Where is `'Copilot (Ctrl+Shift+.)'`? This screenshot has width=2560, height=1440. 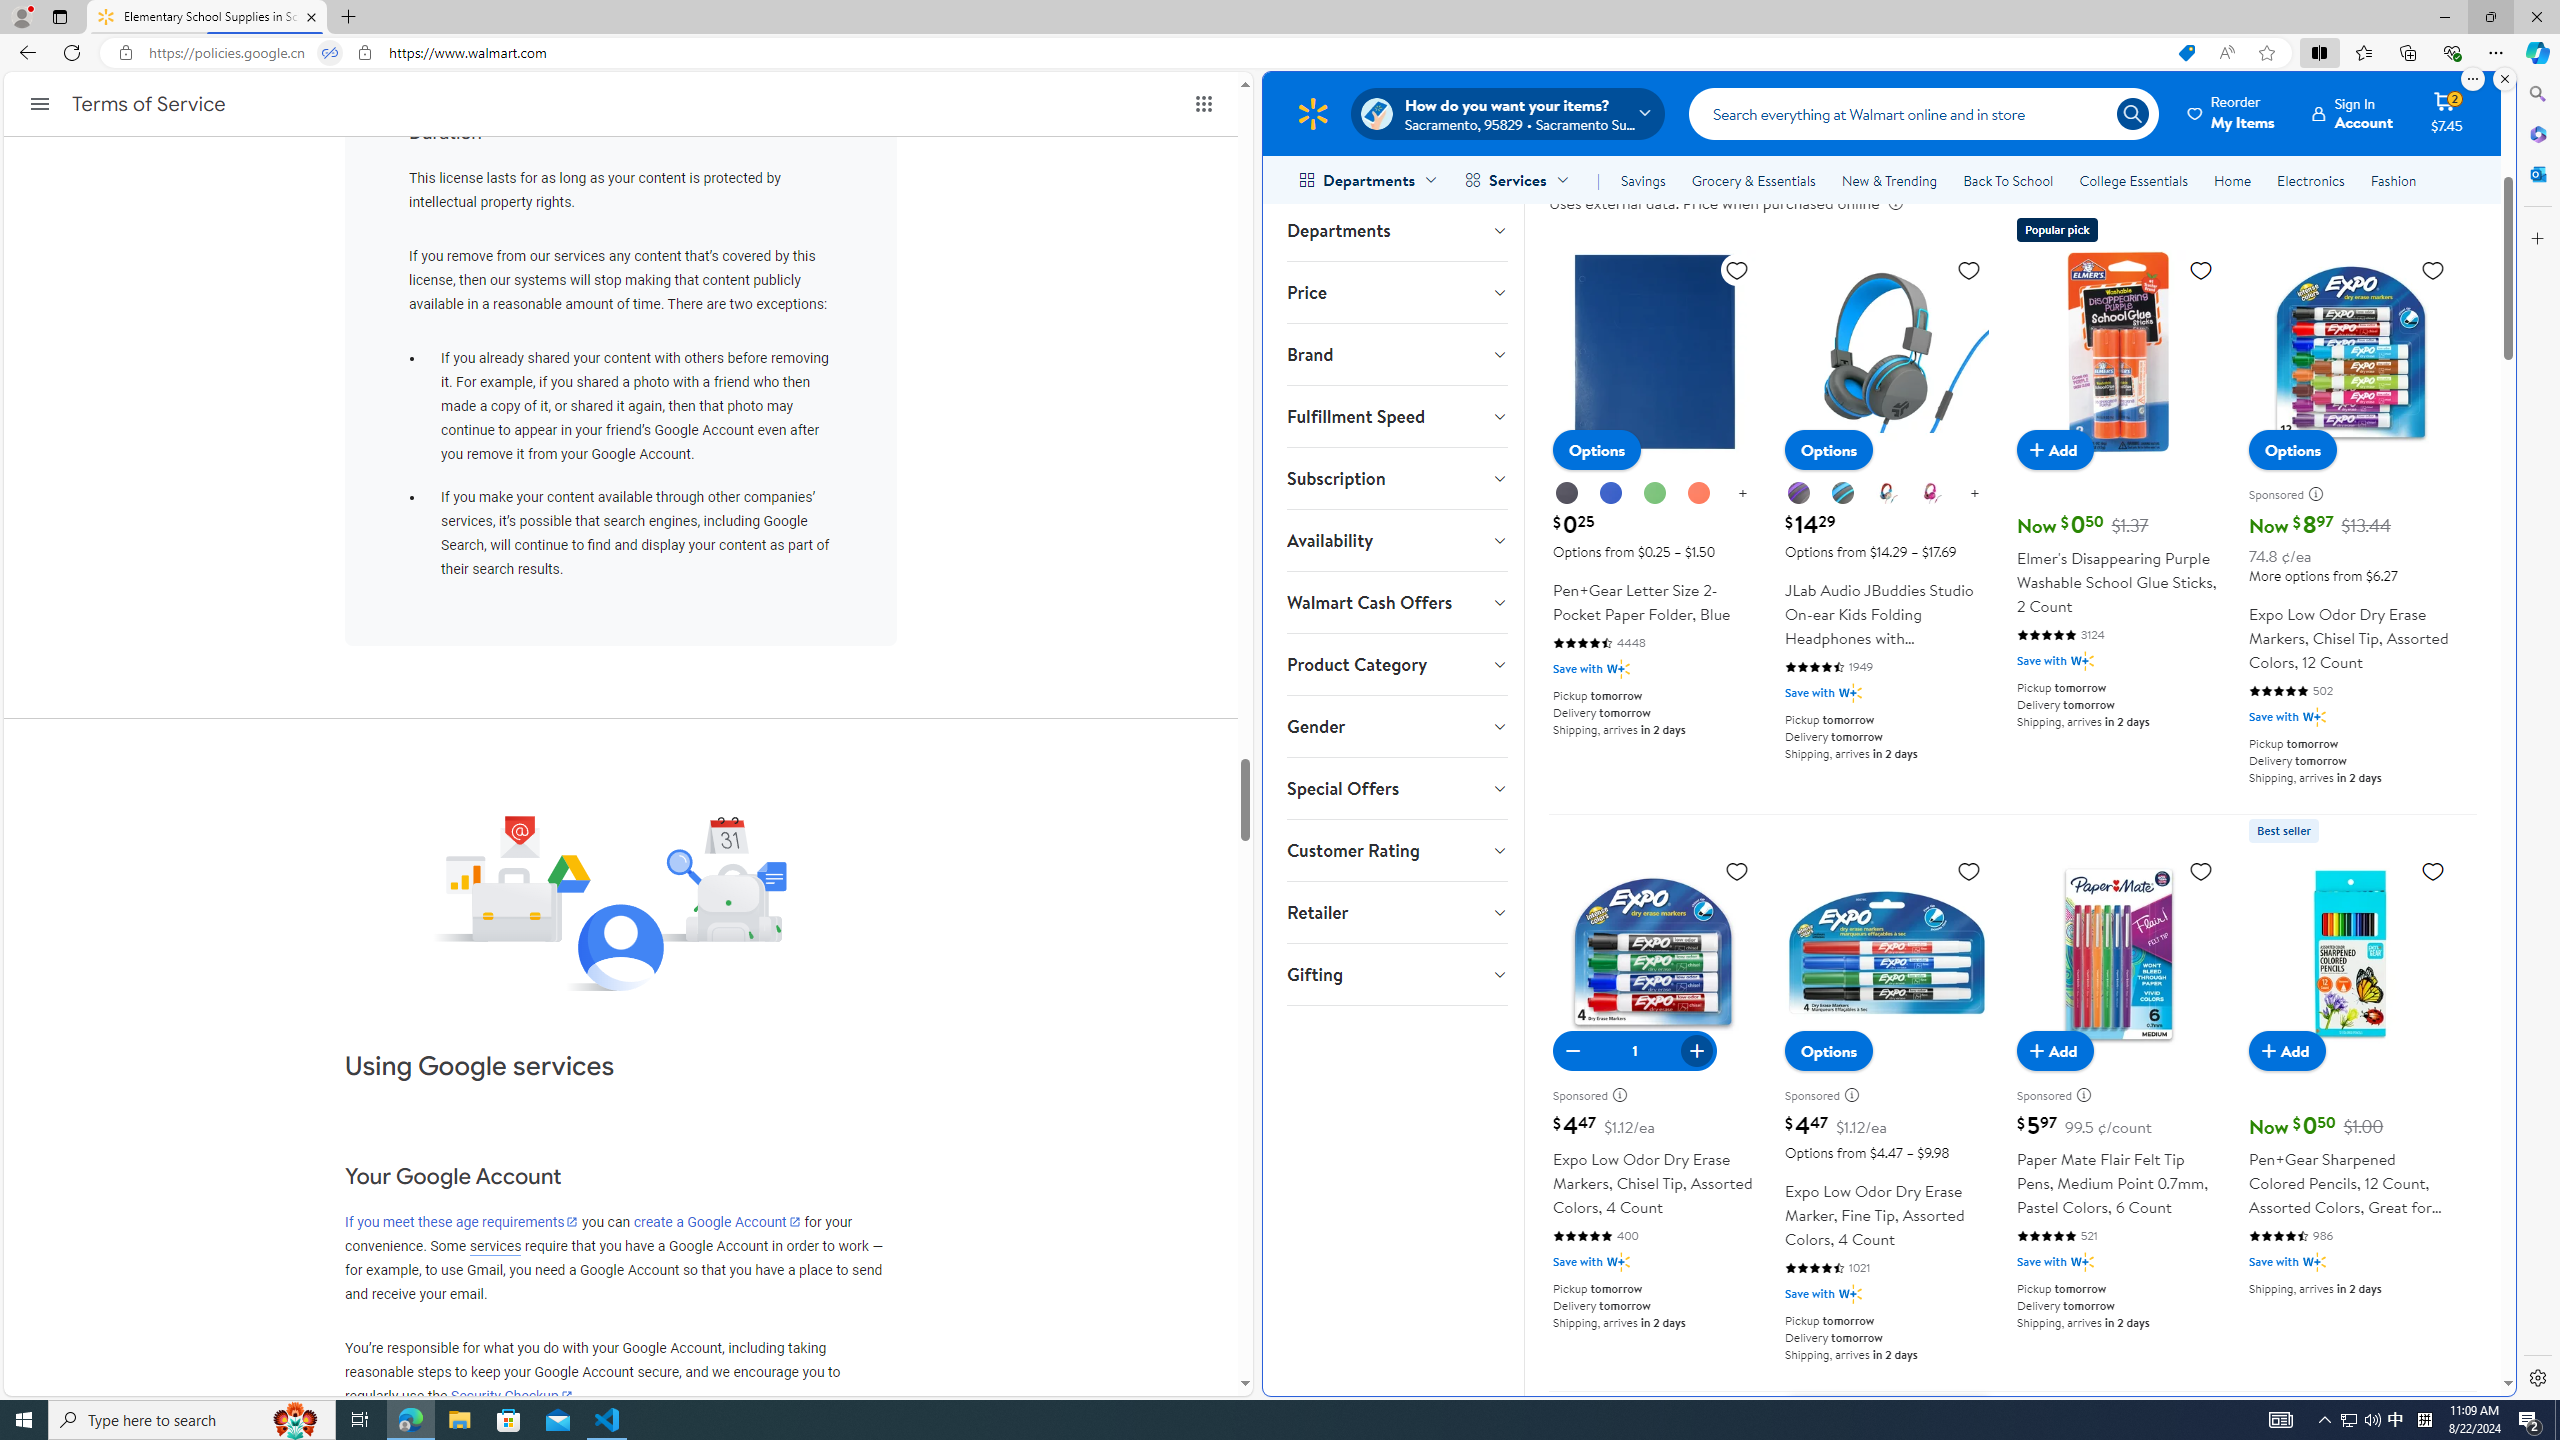 'Copilot (Ctrl+Shift+.)' is located at coordinates (2535, 51).